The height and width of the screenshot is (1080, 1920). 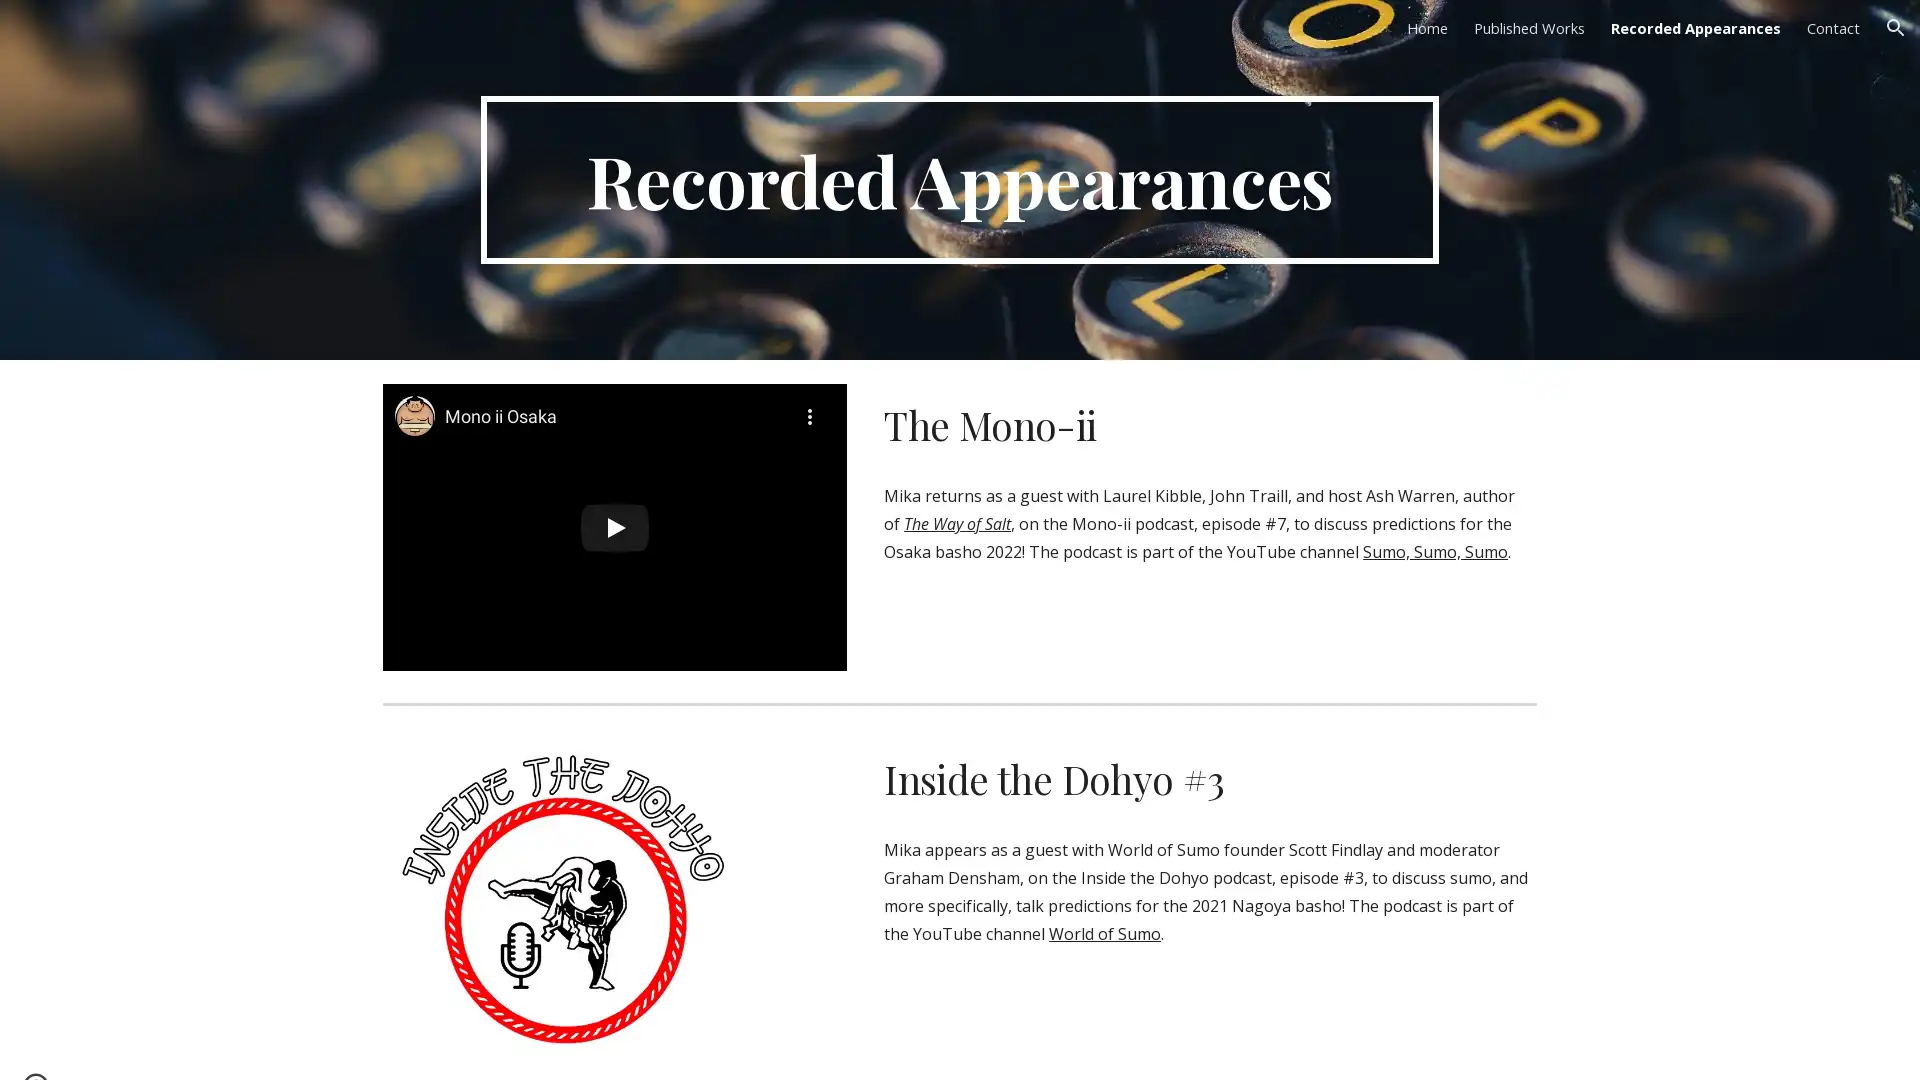 I want to click on Skip to navigation, so click(x=1139, y=37).